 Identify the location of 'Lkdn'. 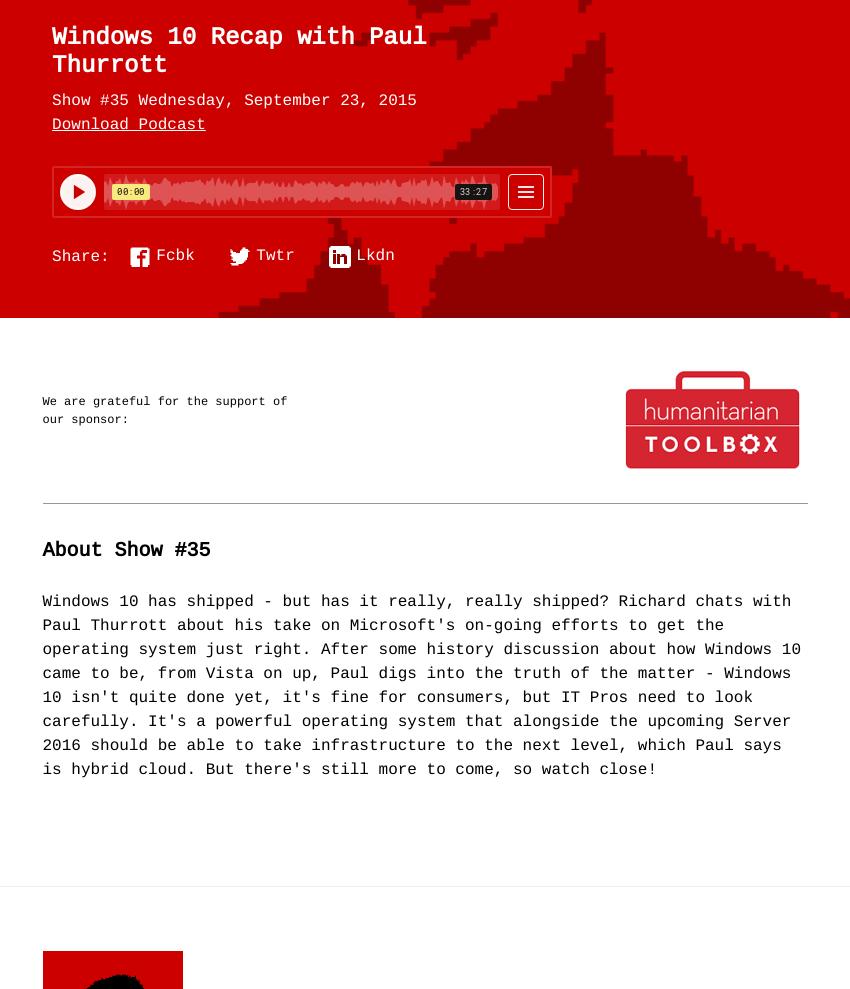
(354, 254).